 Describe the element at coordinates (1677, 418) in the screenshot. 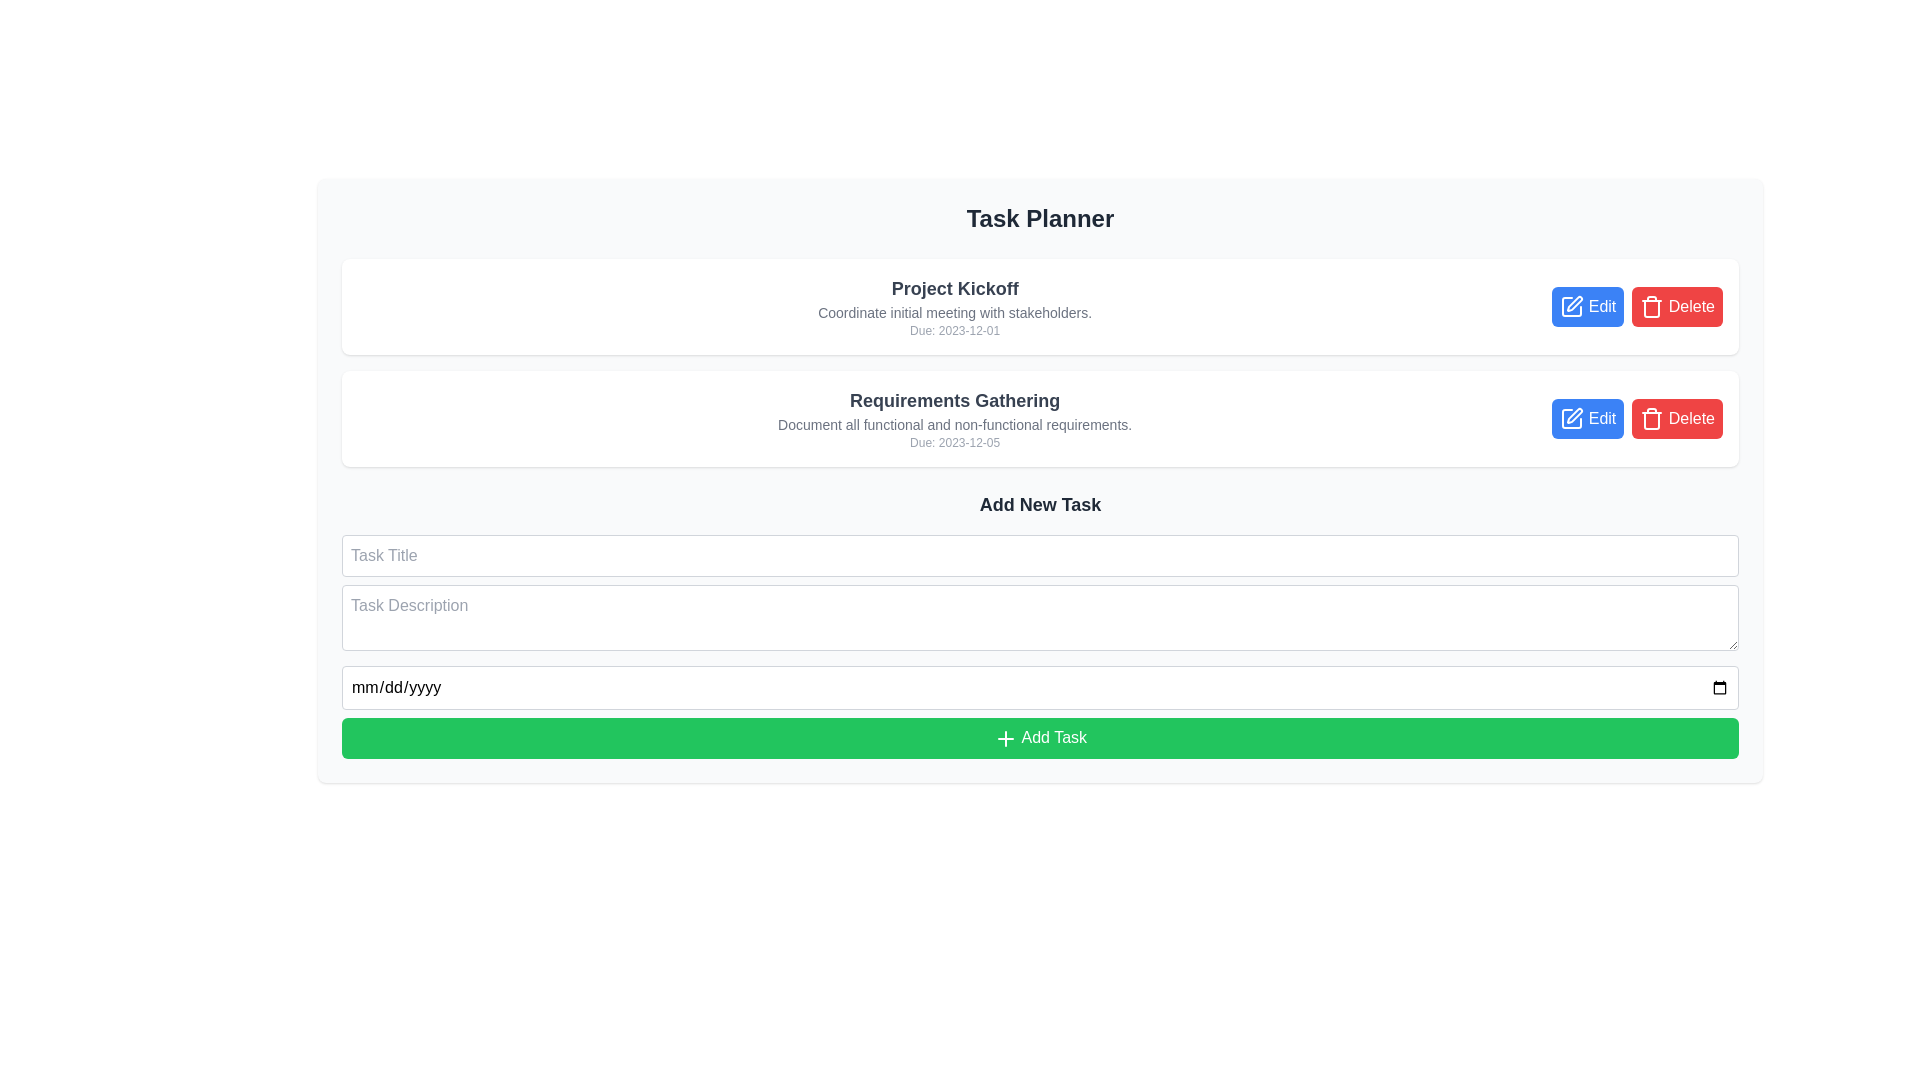

I see `the red 'Delete' button with a trash icon to initiate the delete action` at that location.